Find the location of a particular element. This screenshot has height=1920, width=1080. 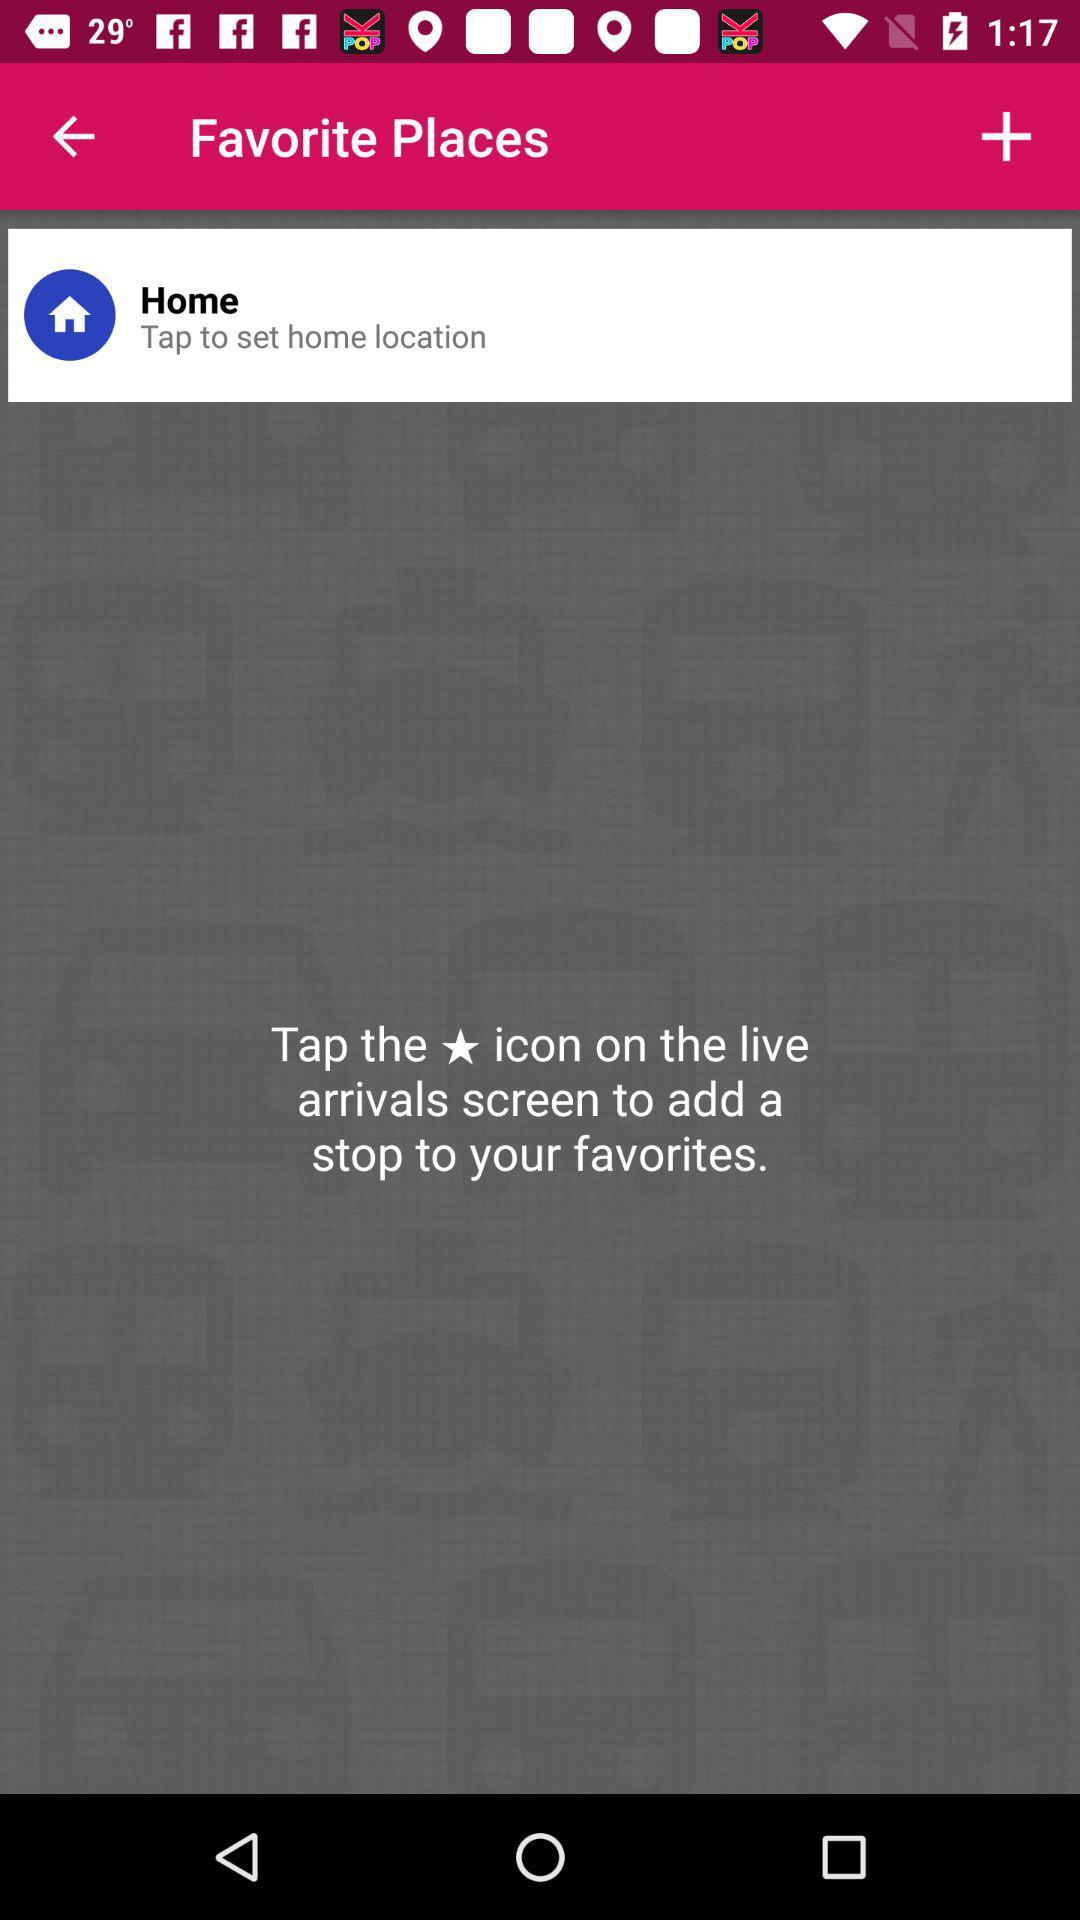

item next to favorite places icon is located at coordinates (72, 135).